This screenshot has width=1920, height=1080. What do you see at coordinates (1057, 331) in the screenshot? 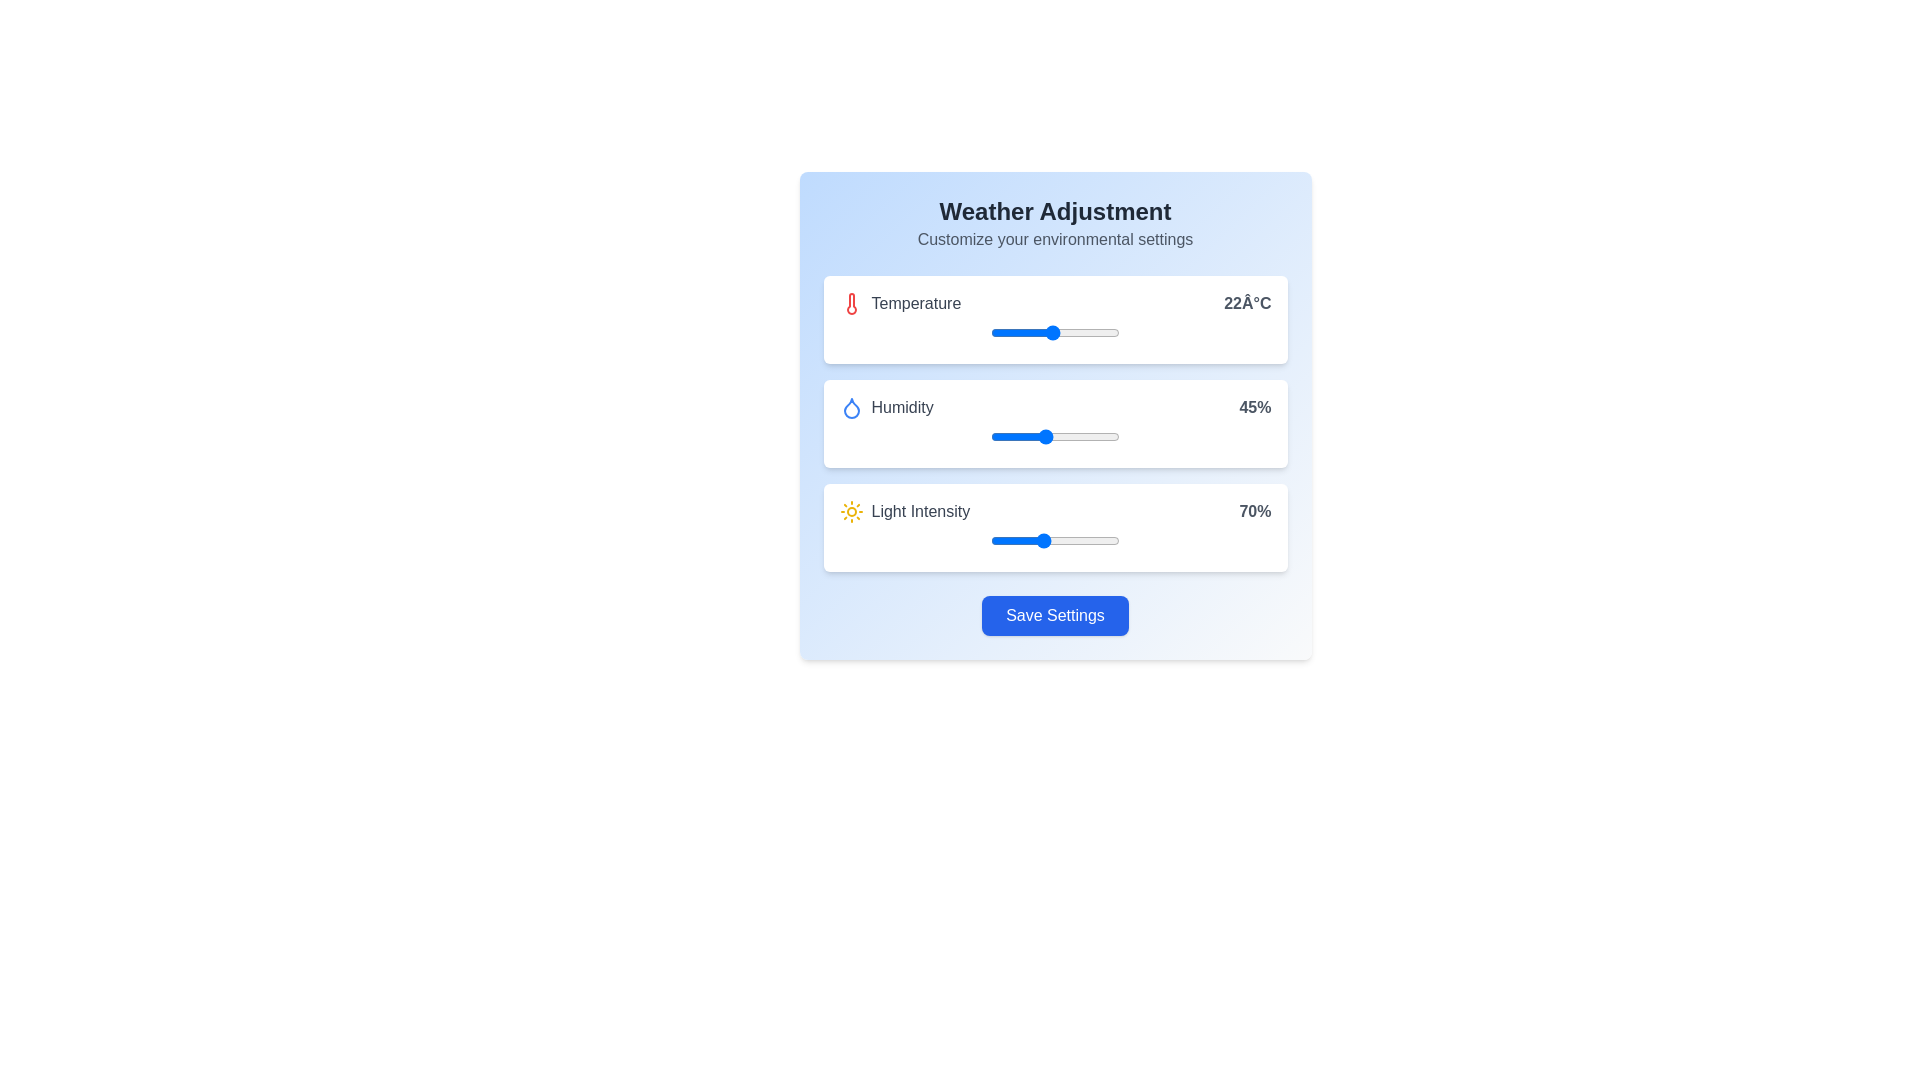
I see `the temperature` at bounding box center [1057, 331].